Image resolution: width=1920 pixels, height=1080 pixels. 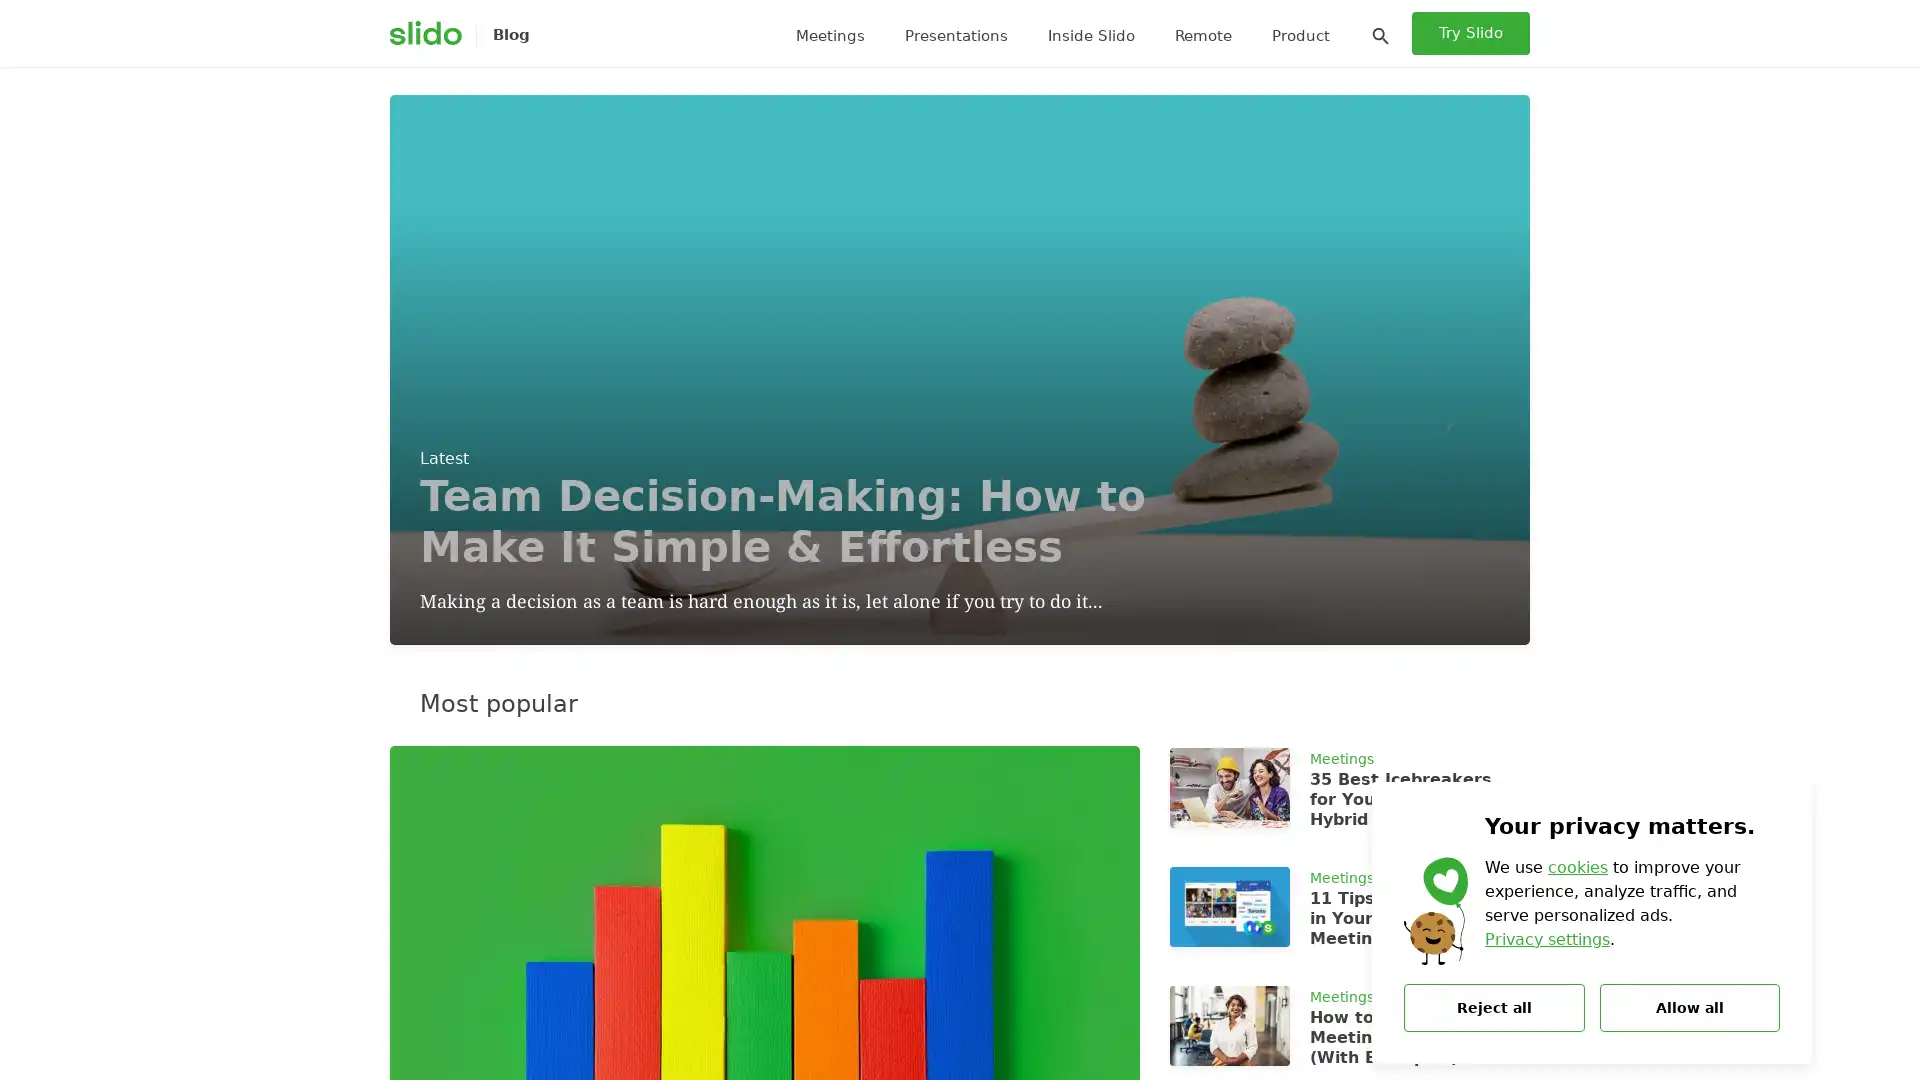 I want to click on Reject all, so click(x=1493, y=1007).